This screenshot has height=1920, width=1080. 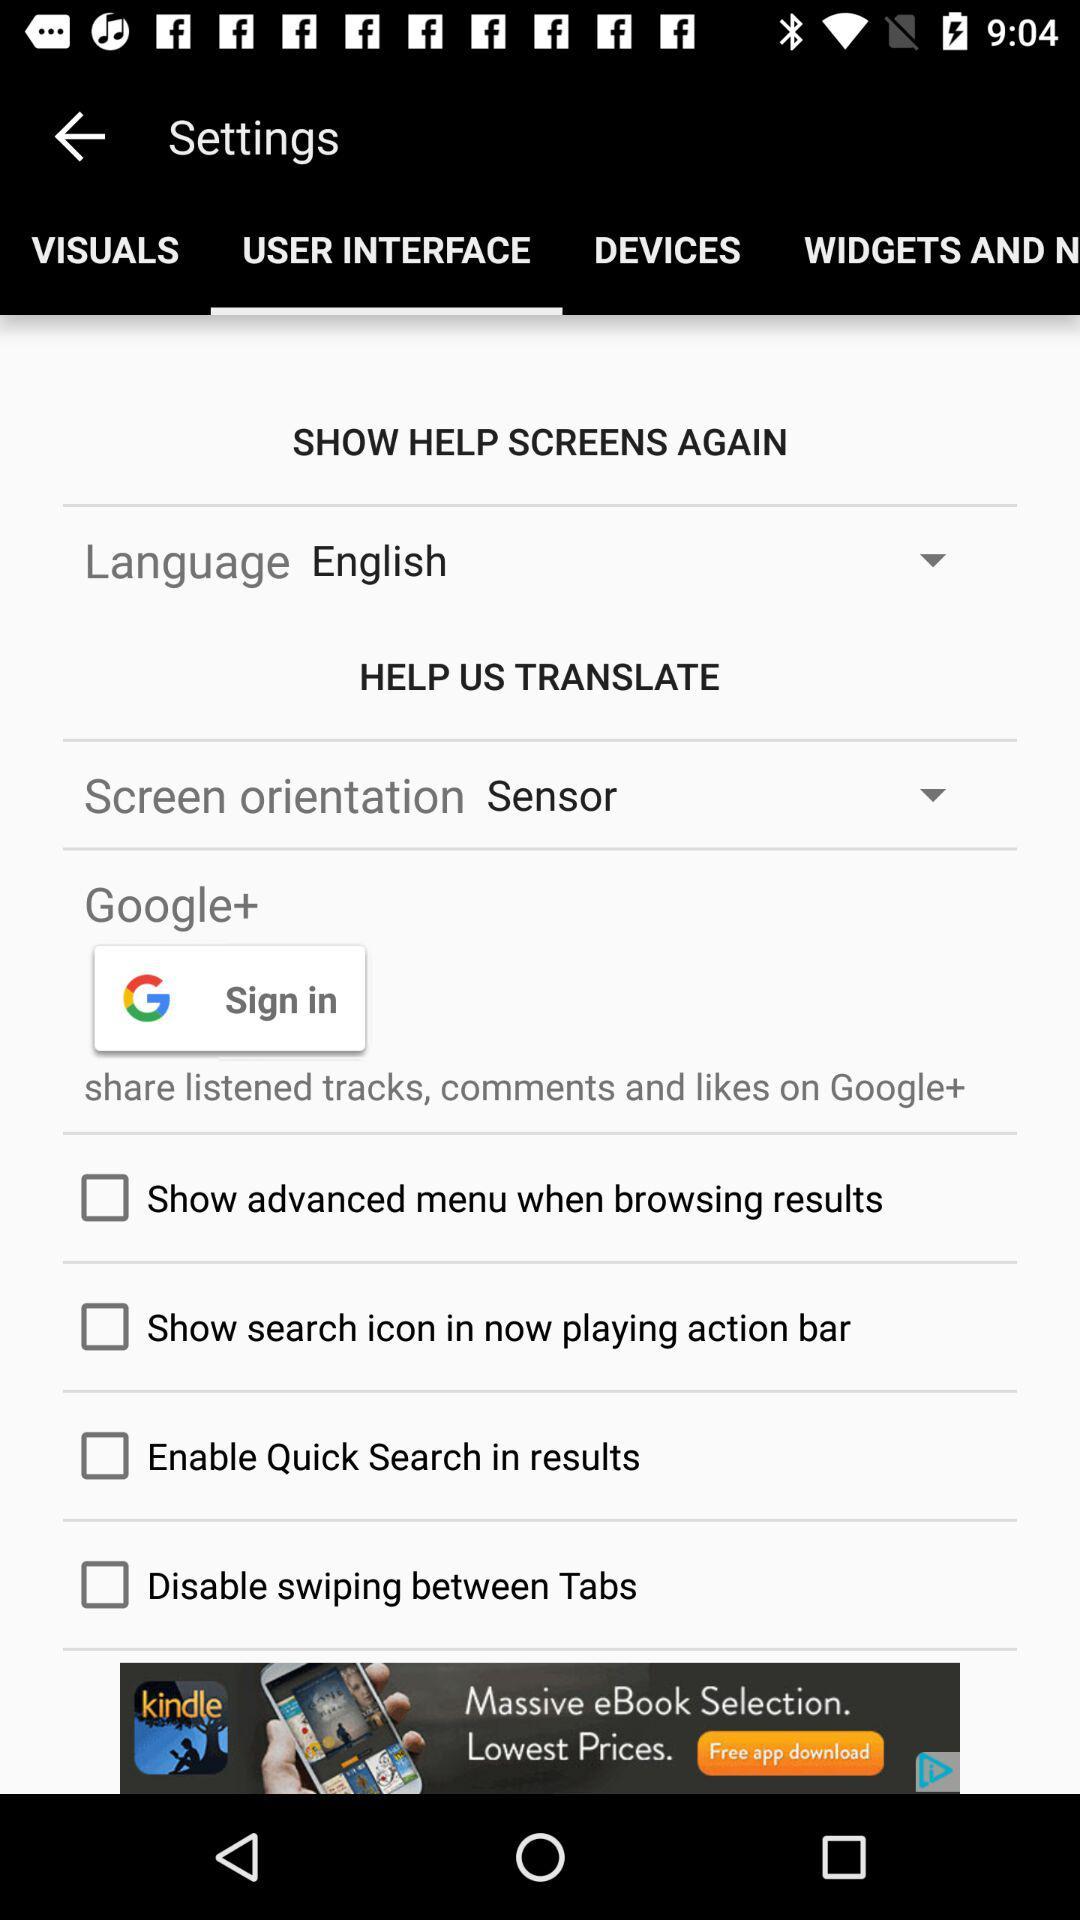 What do you see at coordinates (540, 1583) in the screenshot?
I see `the text above kindle` at bounding box center [540, 1583].